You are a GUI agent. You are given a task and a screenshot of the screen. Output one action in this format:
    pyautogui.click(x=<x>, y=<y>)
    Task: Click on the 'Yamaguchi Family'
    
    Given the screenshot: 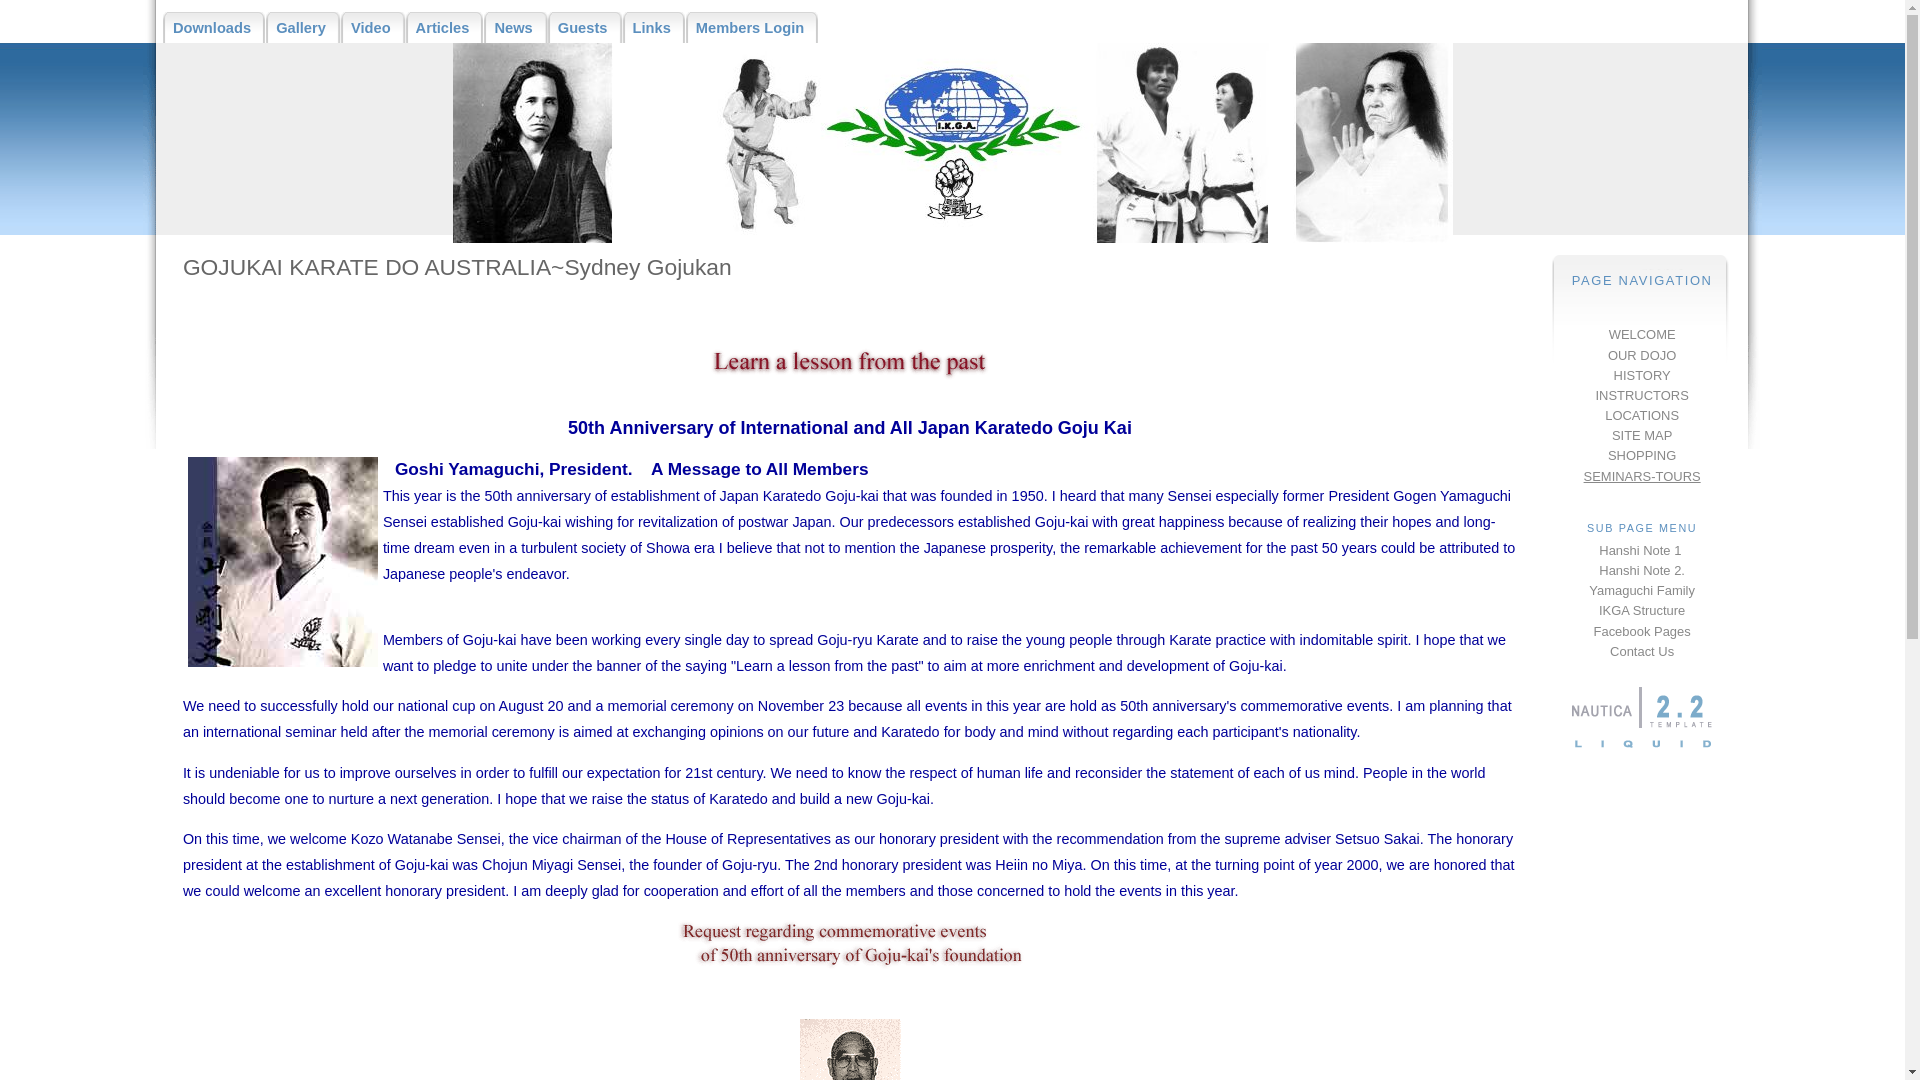 What is the action you would take?
    pyautogui.click(x=1587, y=589)
    